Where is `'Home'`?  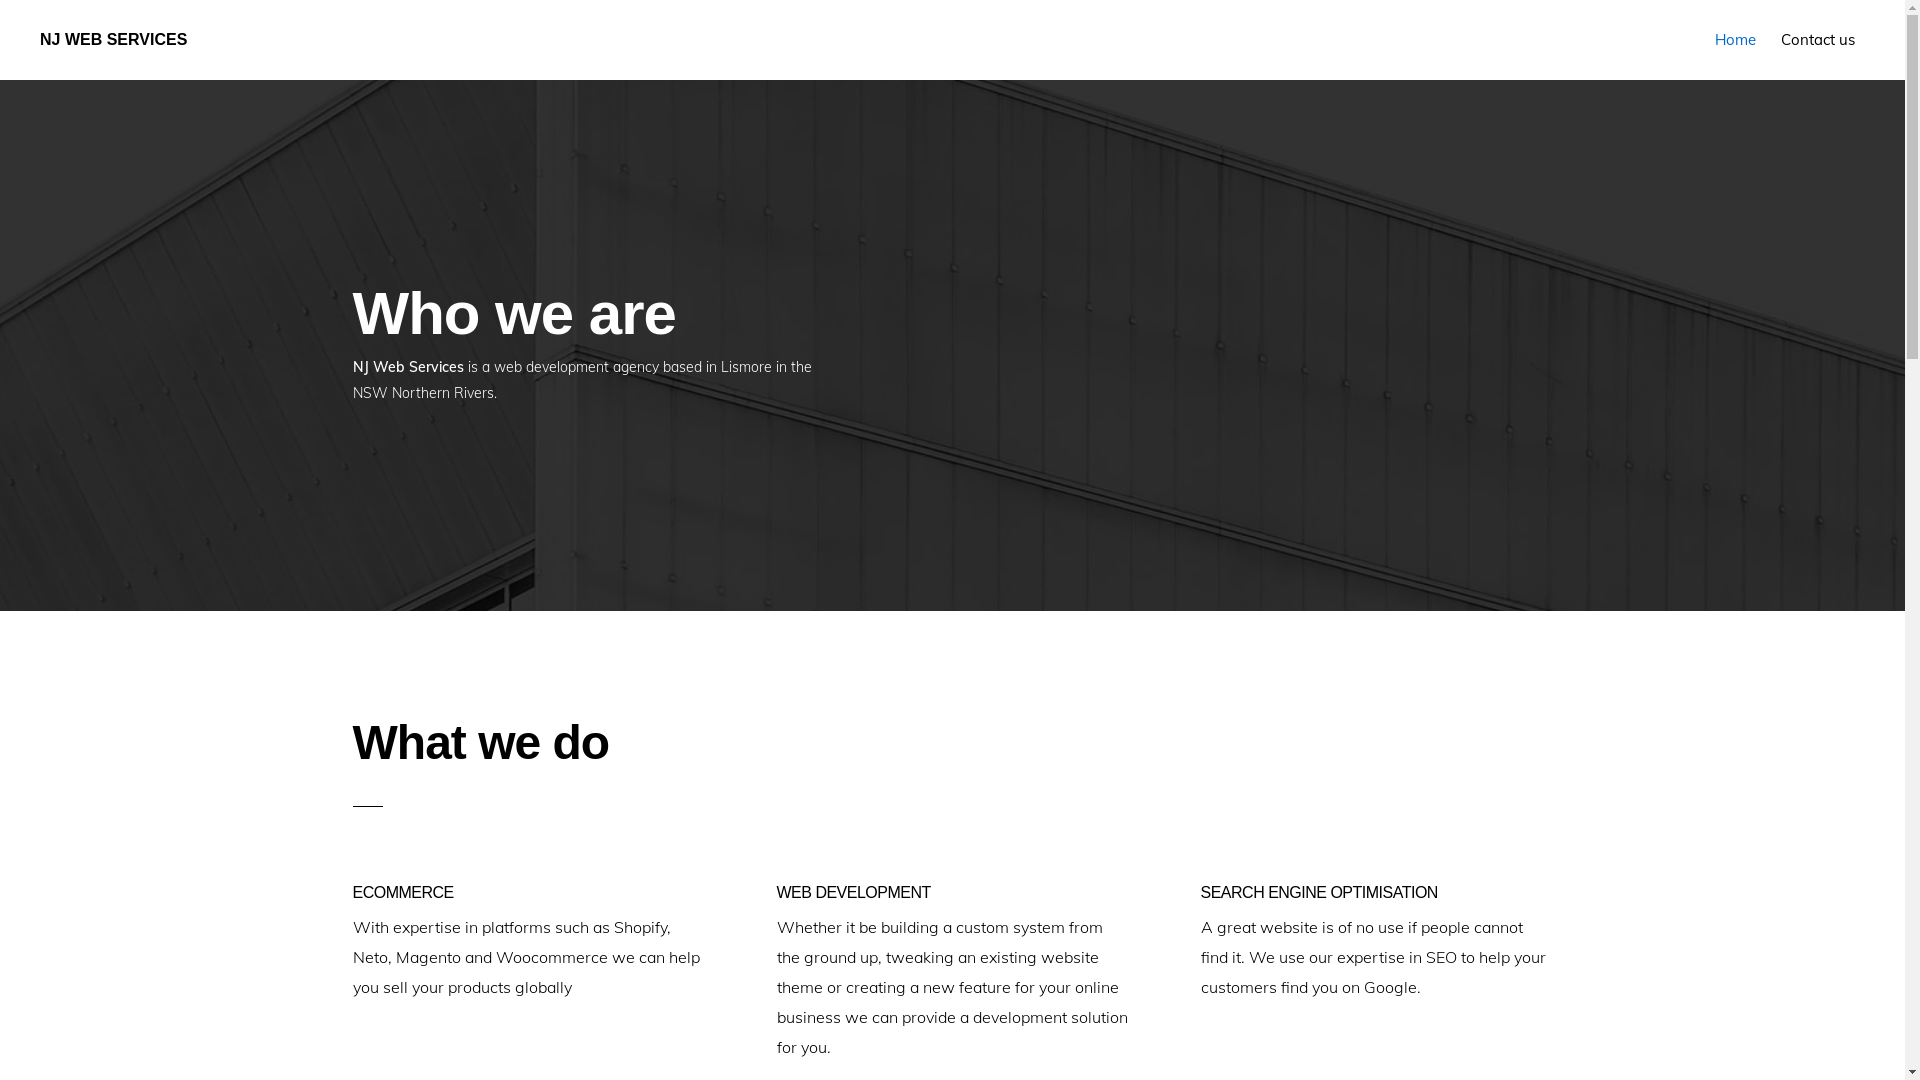
'Home' is located at coordinates (1734, 39).